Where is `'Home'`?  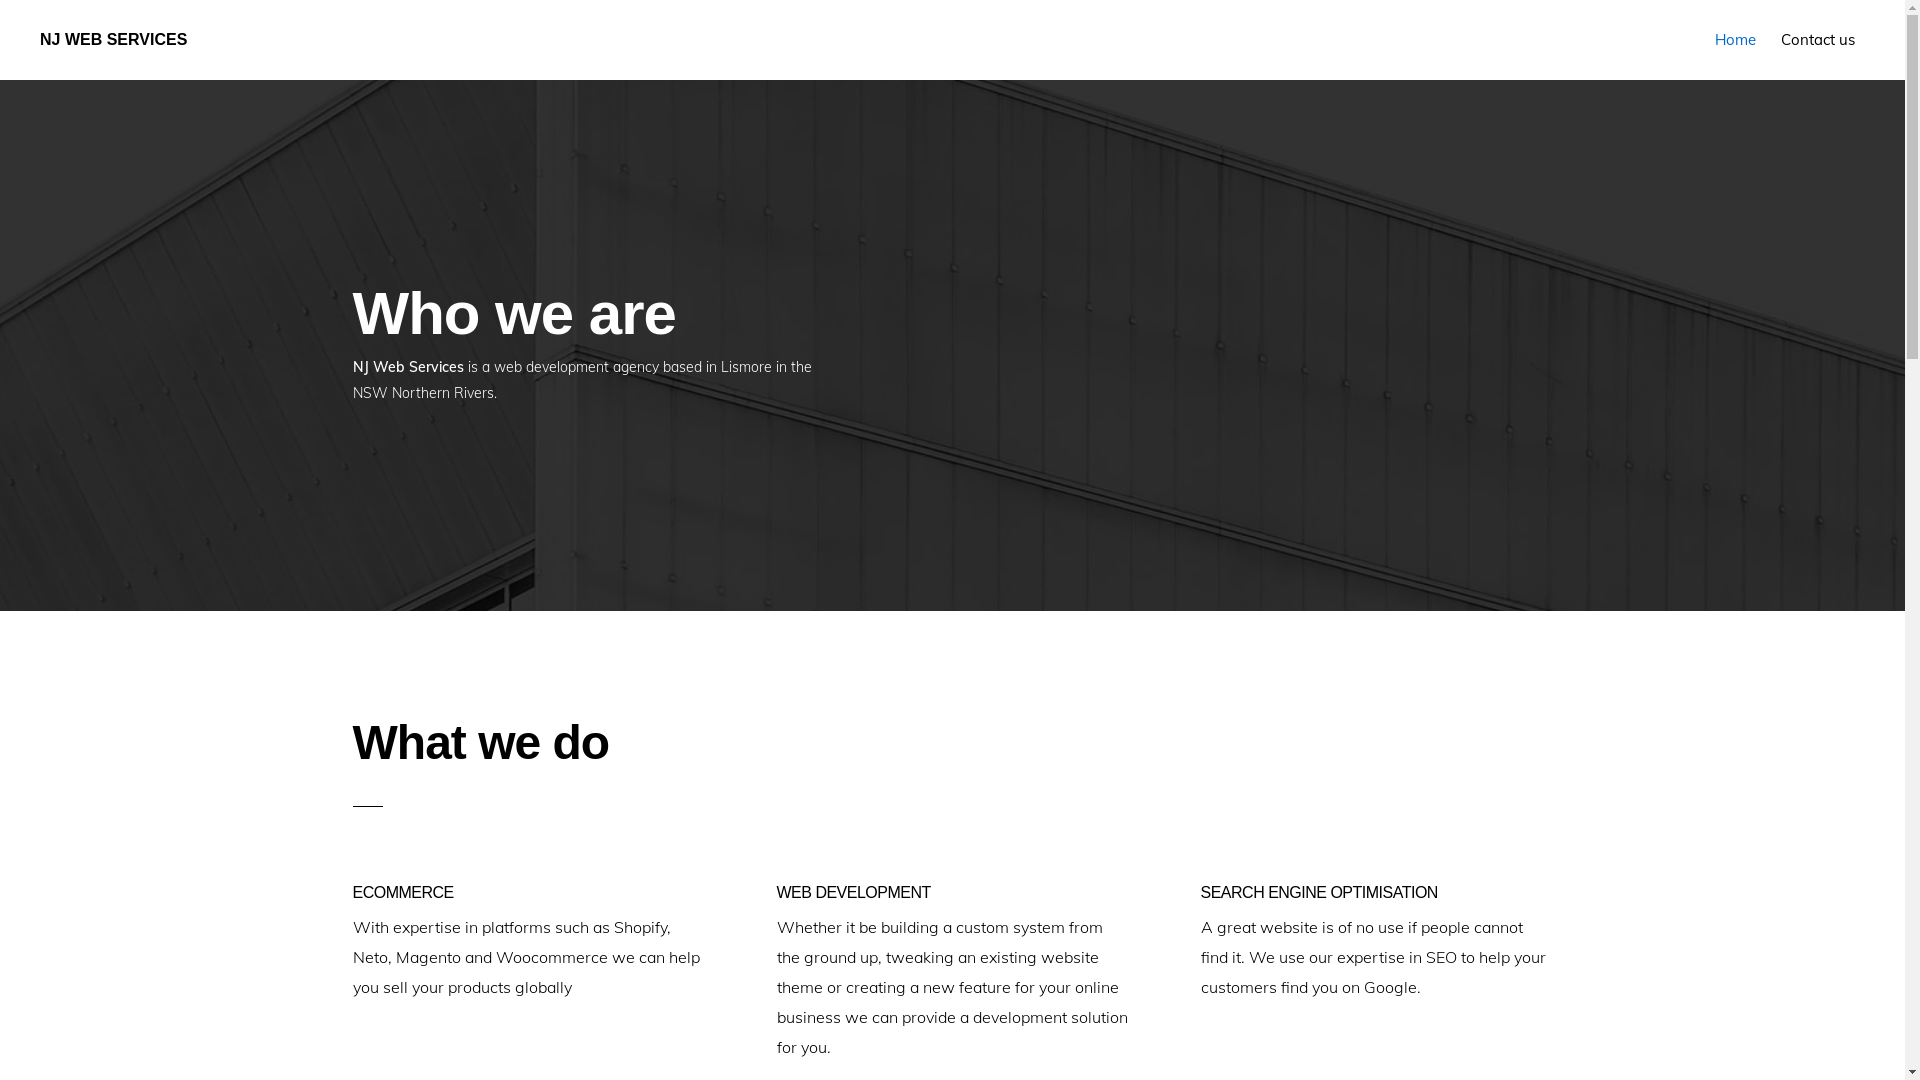
'Home' is located at coordinates (1734, 39).